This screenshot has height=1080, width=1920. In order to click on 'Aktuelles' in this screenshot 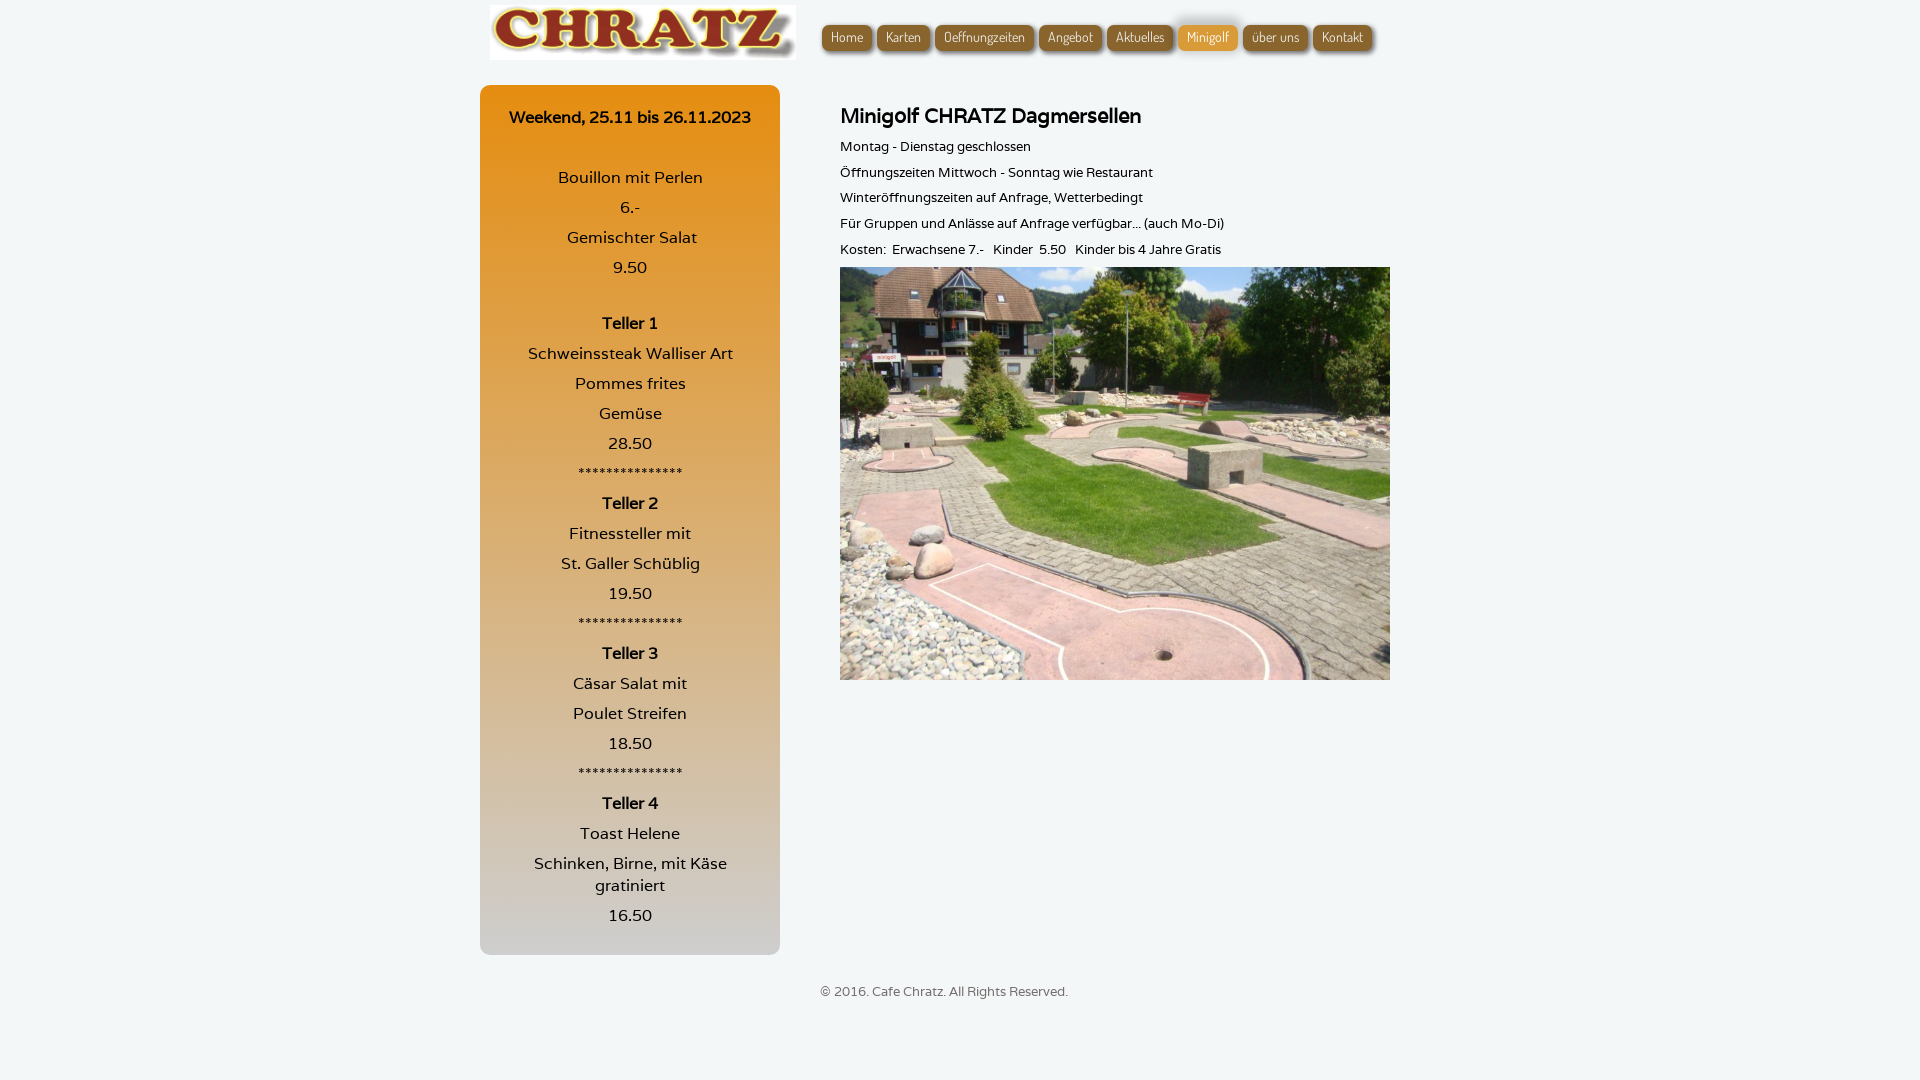, I will do `click(1140, 38)`.